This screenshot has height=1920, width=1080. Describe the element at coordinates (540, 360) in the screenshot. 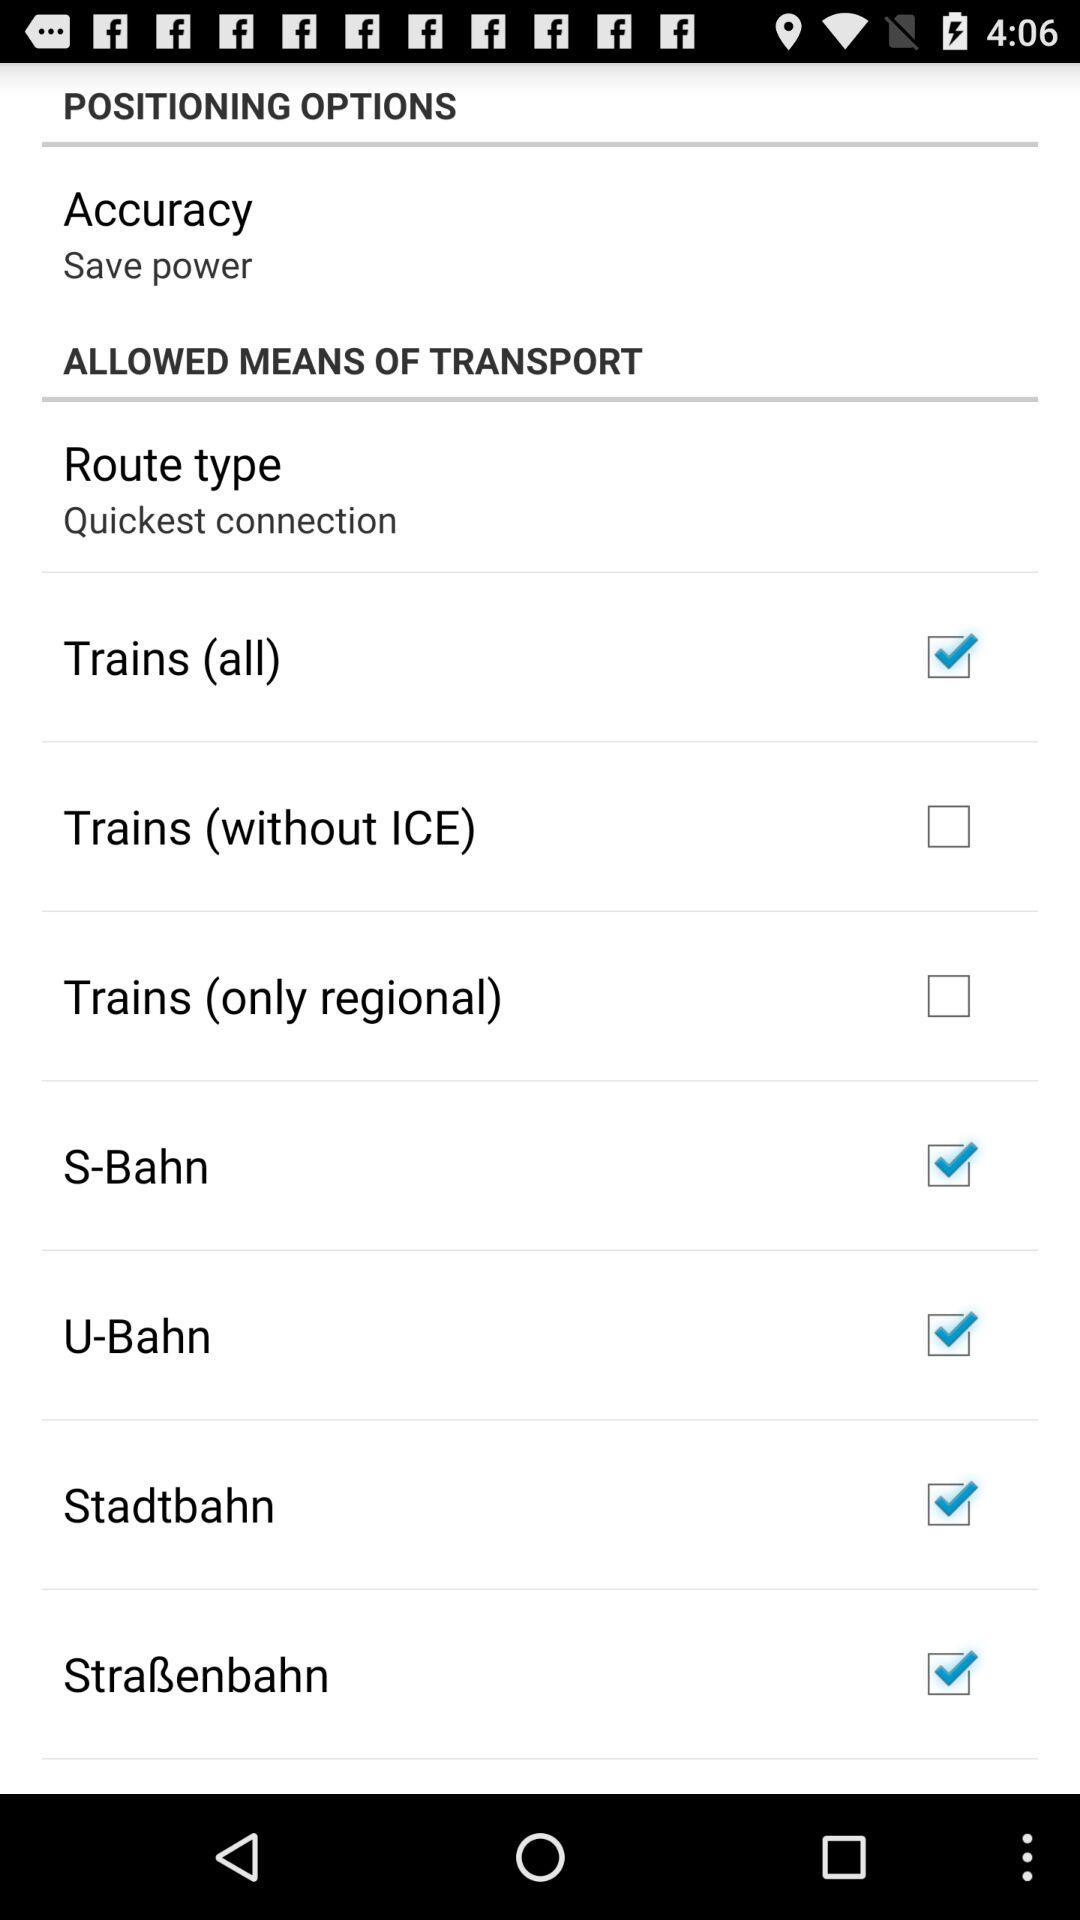

I see `the item below save power` at that location.